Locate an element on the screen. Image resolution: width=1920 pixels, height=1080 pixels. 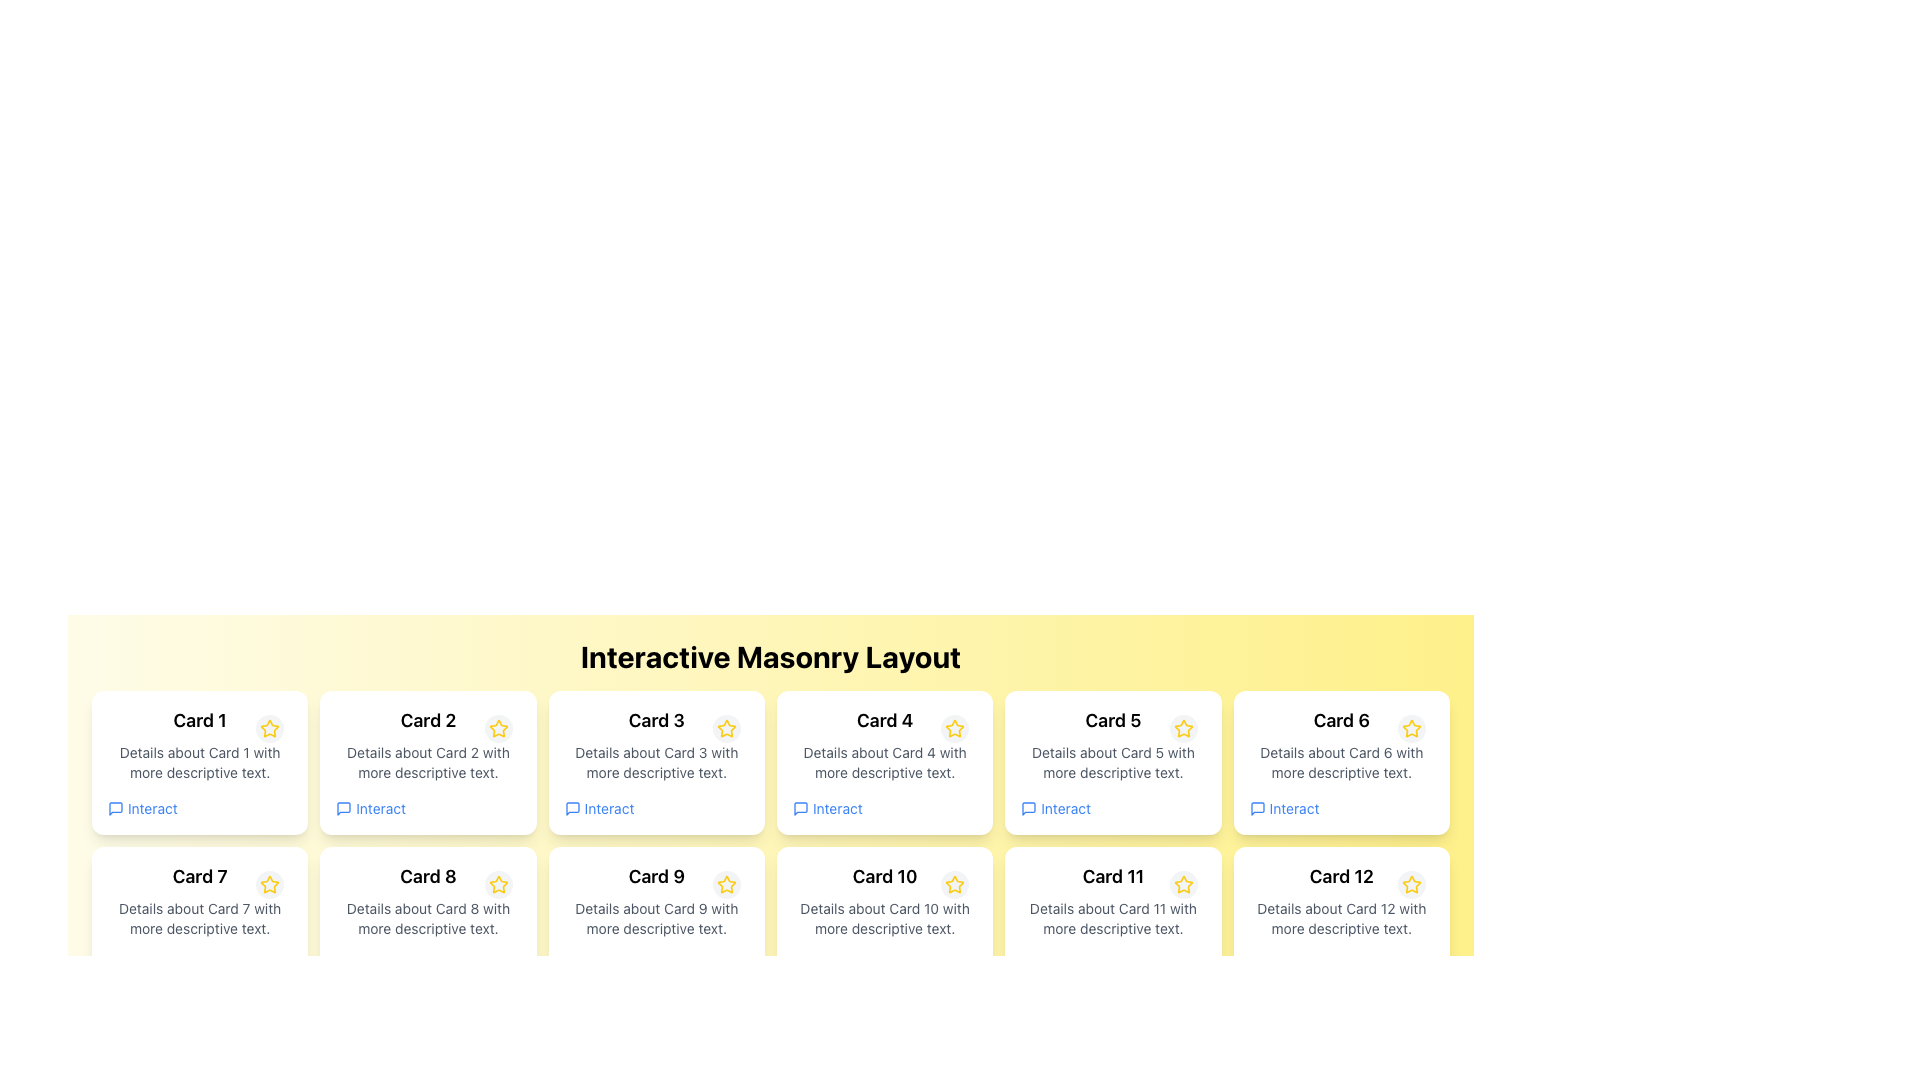
the favorite marking icon is located at coordinates (954, 729).